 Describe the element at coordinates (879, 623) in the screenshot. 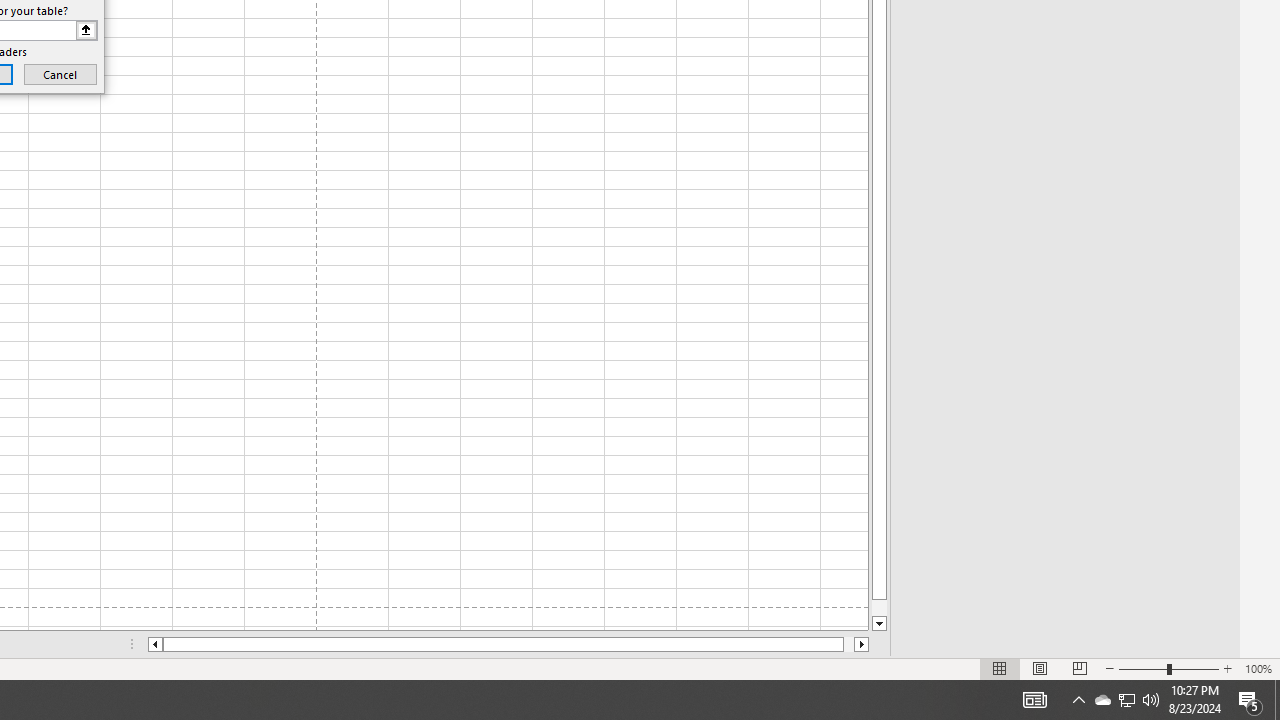

I see `'Line down'` at that location.